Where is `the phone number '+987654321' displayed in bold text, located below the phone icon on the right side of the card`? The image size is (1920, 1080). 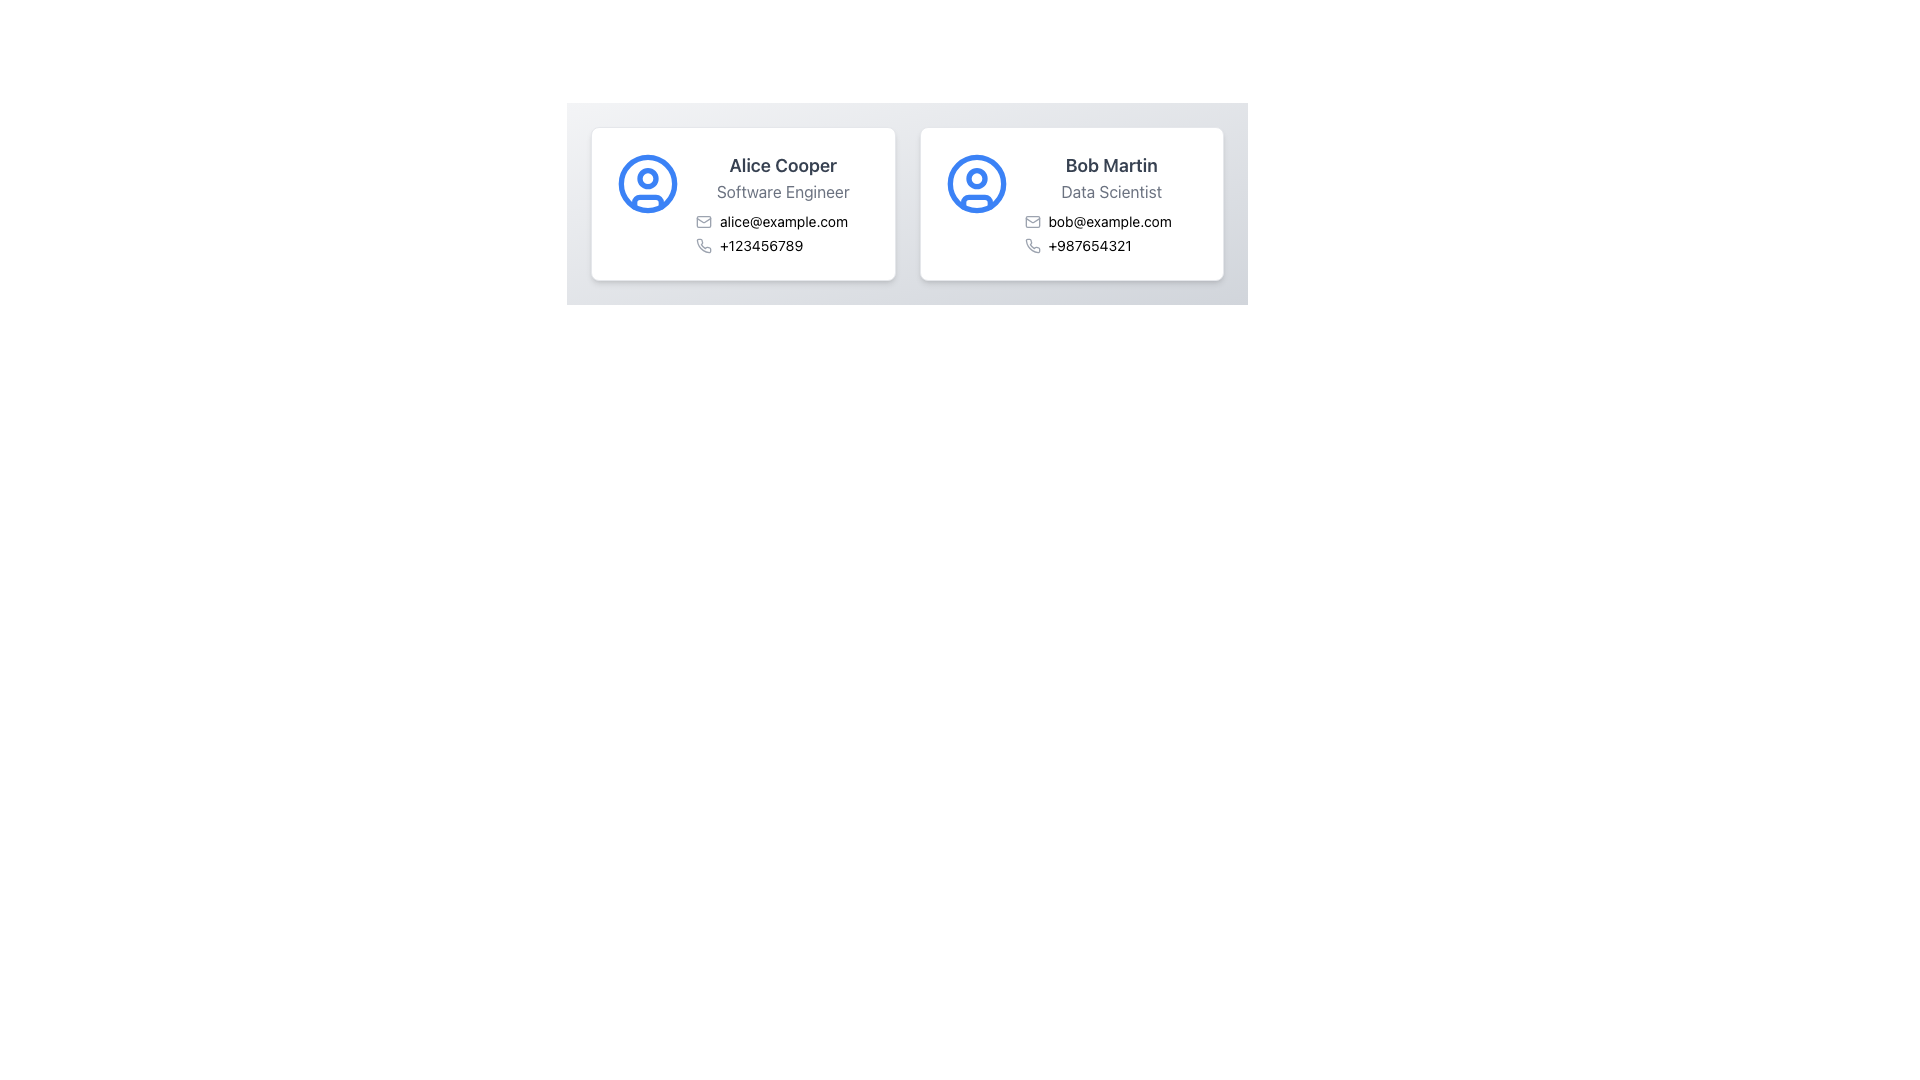 the phone number '+987654321' displayed in bold text, located below the phone icon on the right side of the card is located at coordinates (1089, 245).